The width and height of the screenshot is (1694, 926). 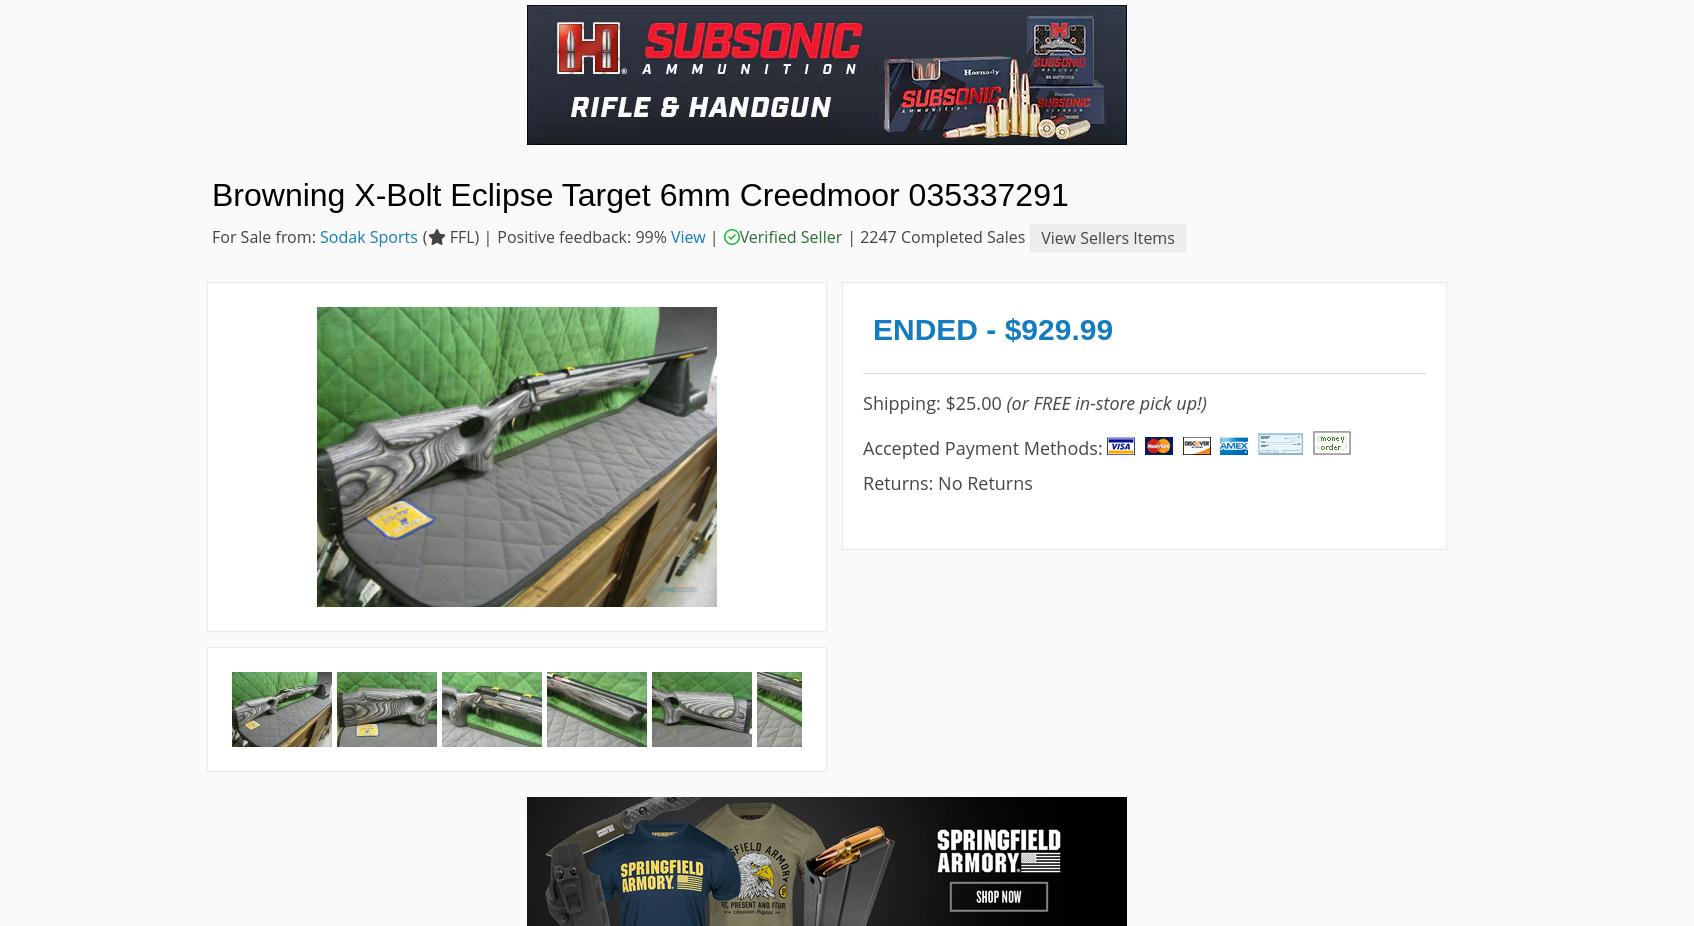 What do you see at coordinates (899, 480) in the screenshot?
I see `'Returns:'` at bounding box center [899, 480].